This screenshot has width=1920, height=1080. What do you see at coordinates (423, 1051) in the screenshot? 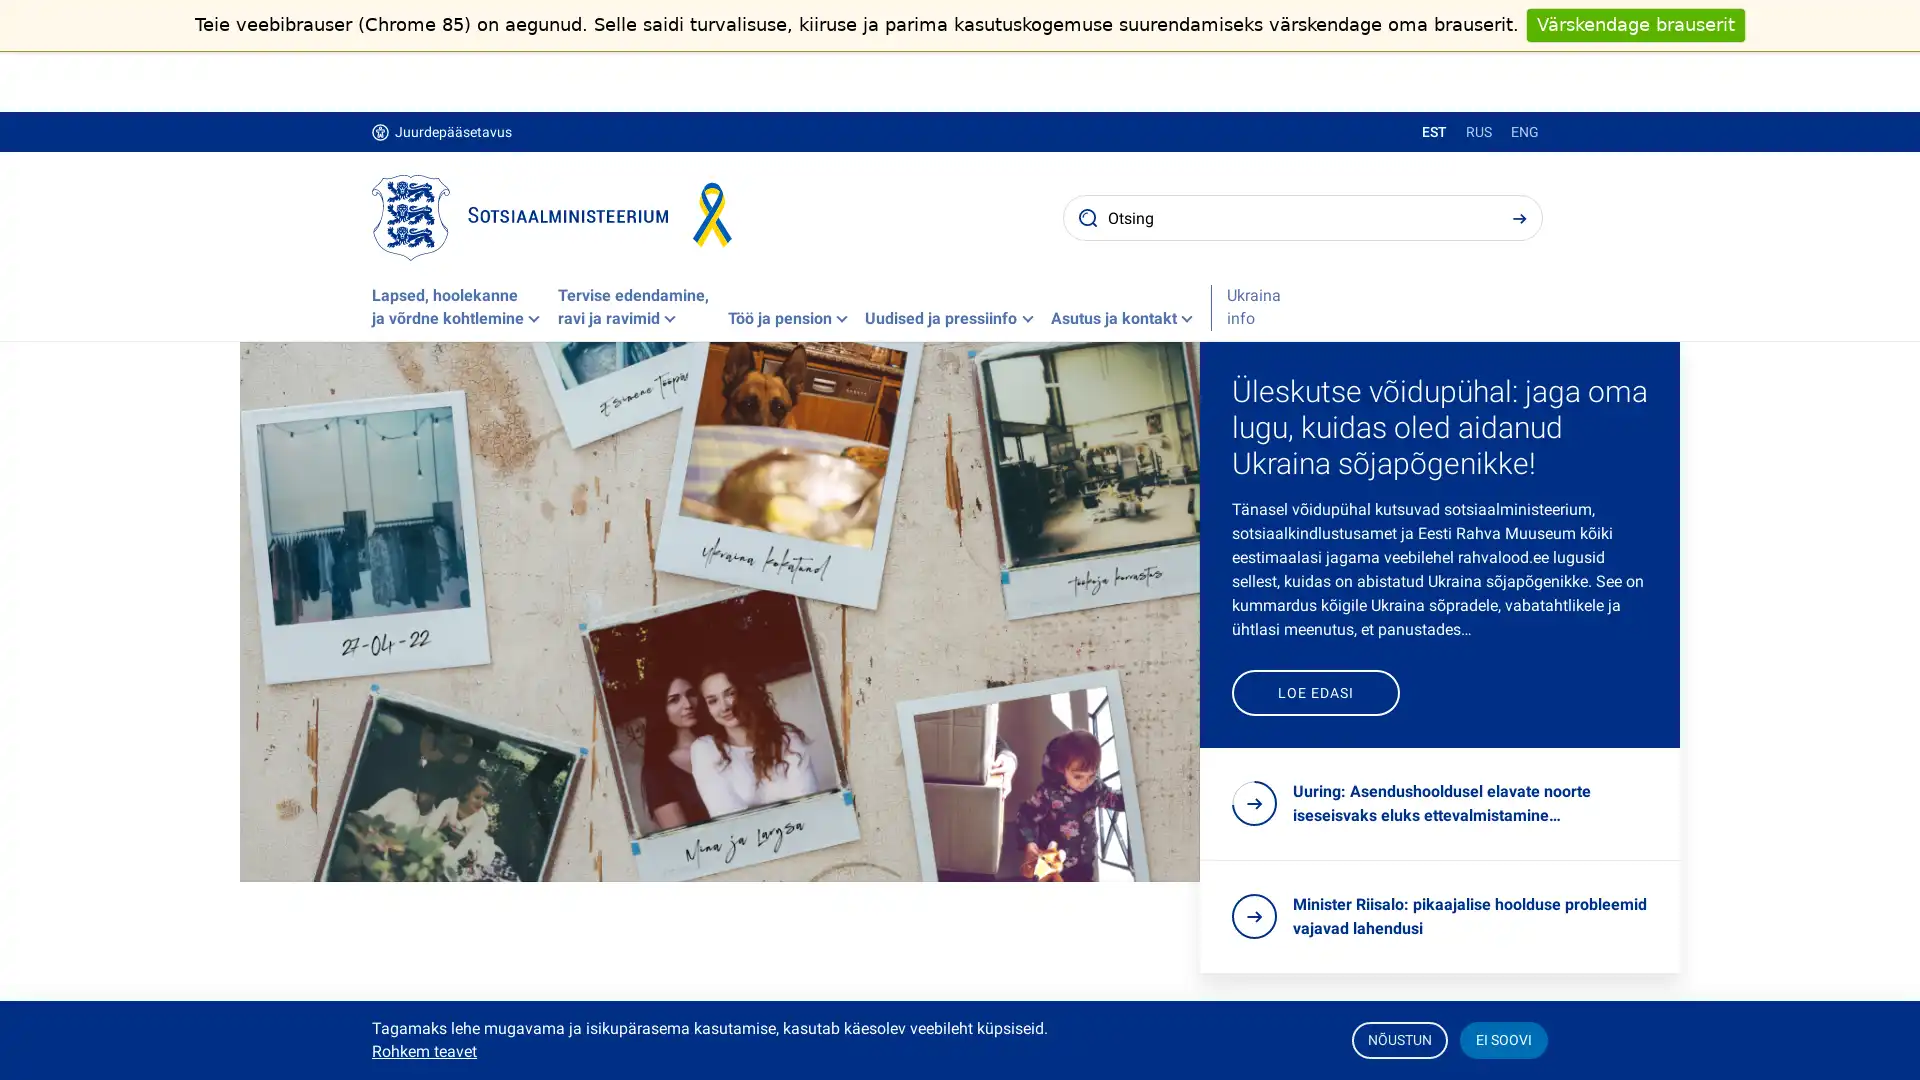
I see `Rohkem teavet` at bounding box center [423, 1051].